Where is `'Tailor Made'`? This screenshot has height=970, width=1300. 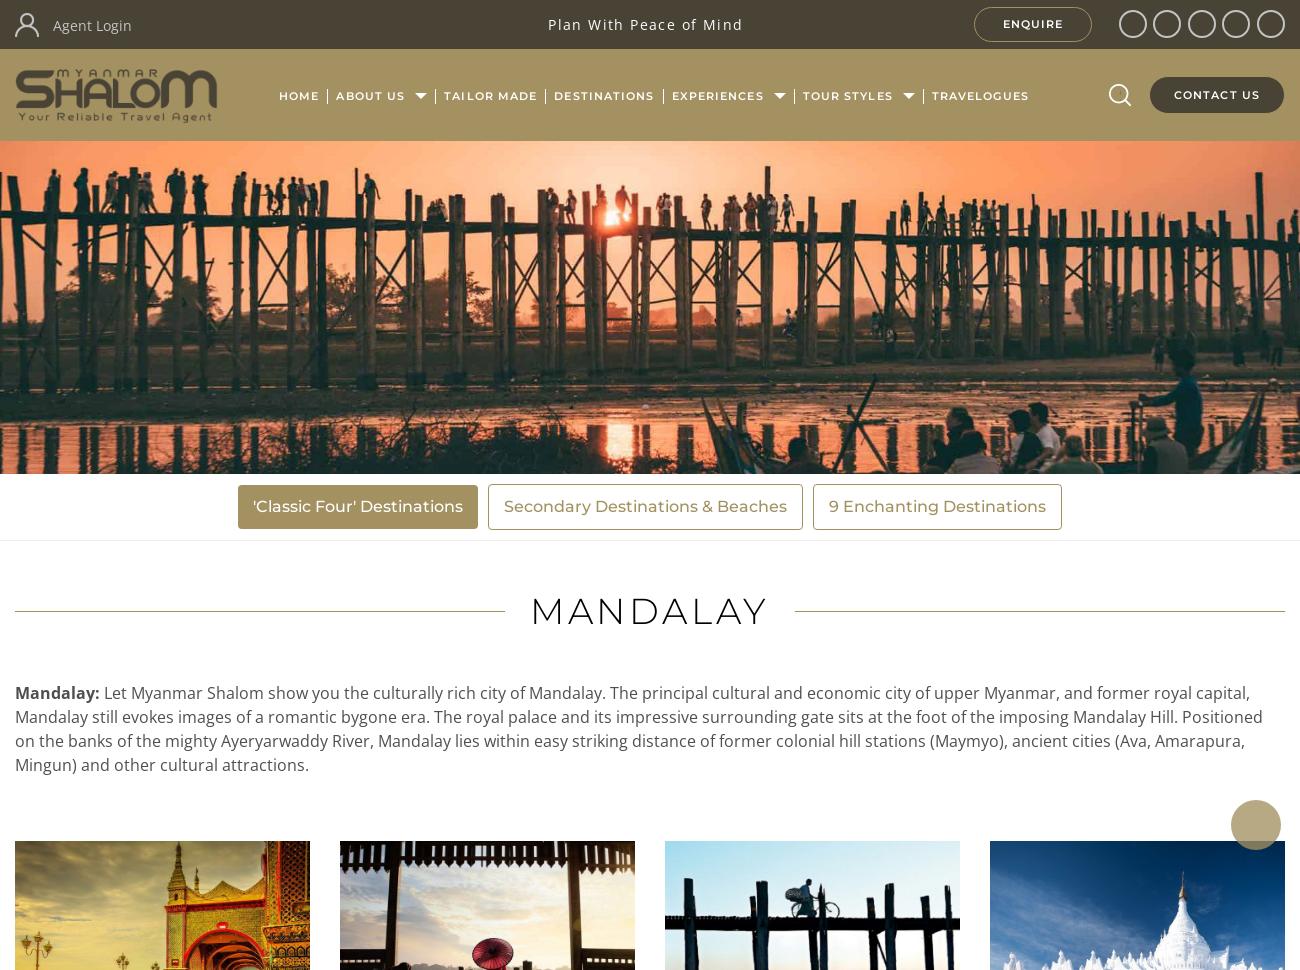 'Tailor Made' is located at coordinates (490, 95).